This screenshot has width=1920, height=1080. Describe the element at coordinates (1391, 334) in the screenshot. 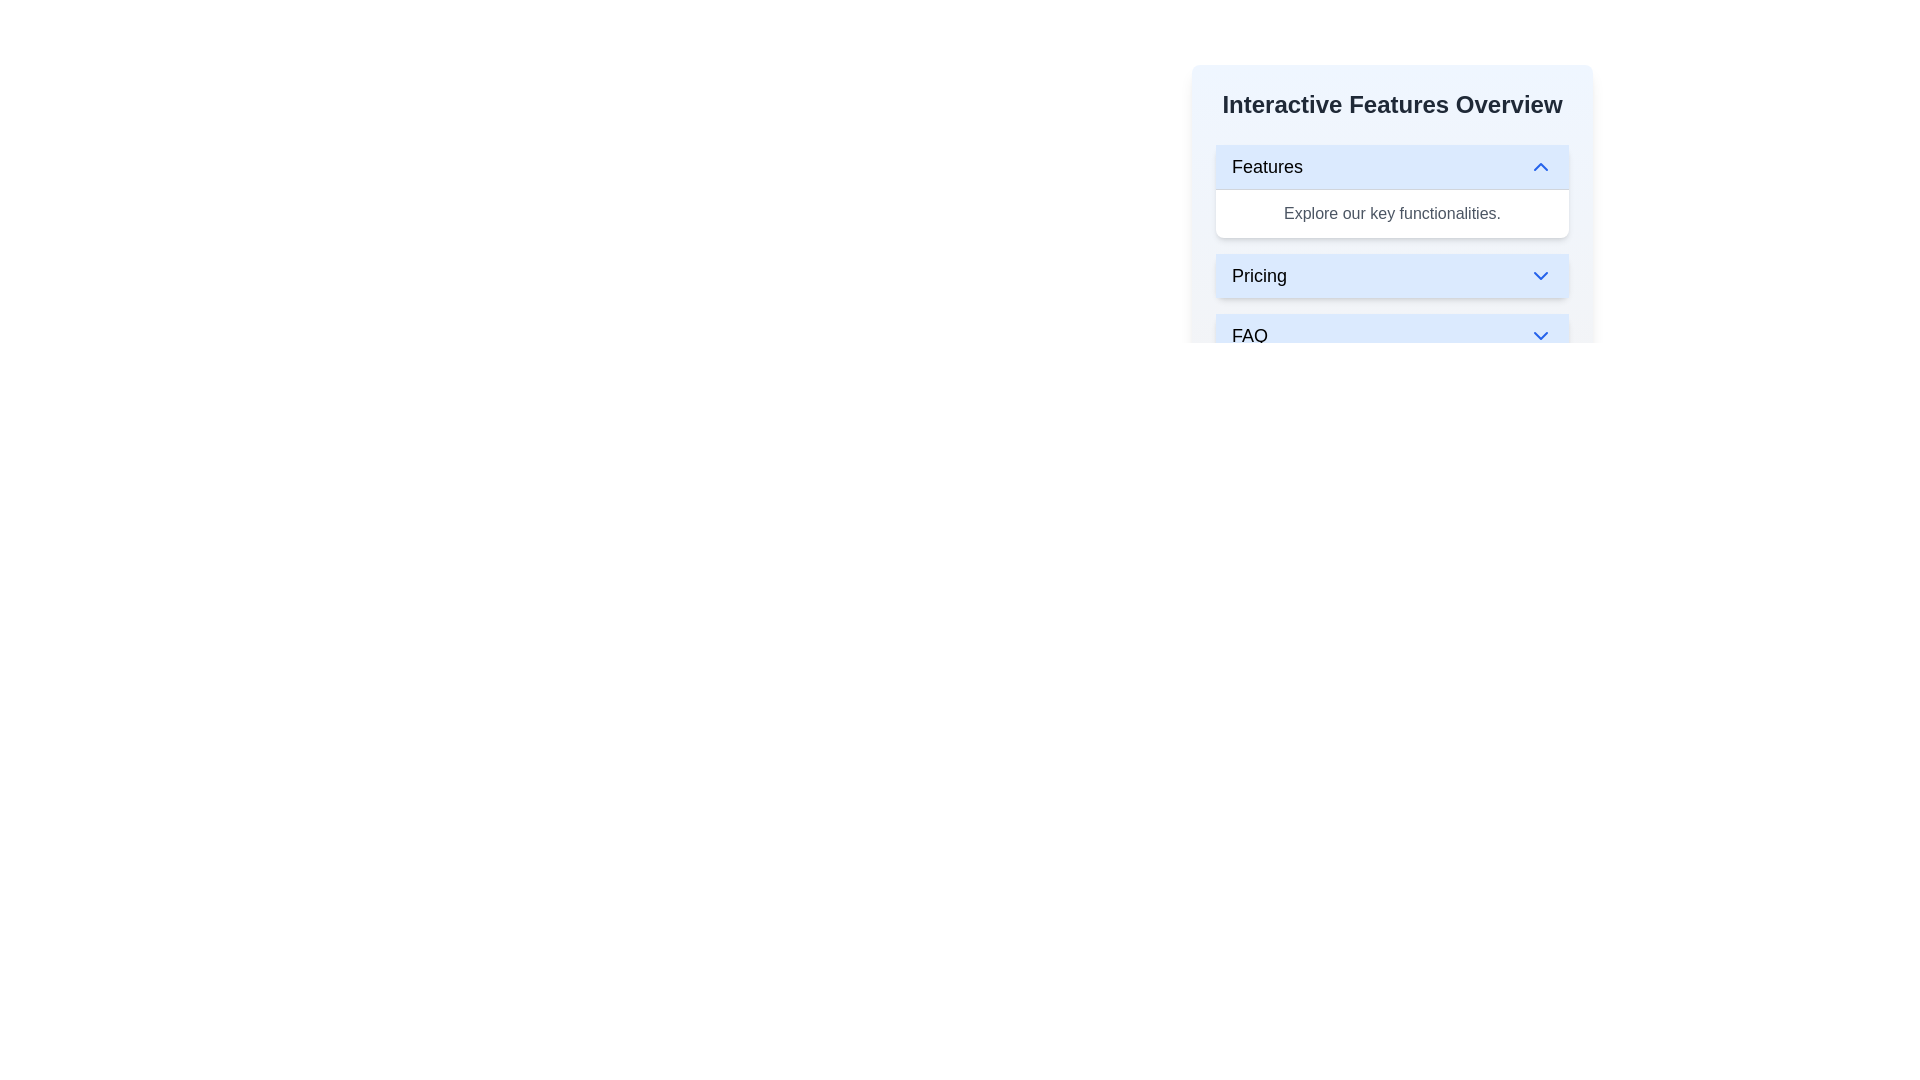

I see `the 'FAQ' button, which is the third item in a vertical stack of buttons styled with a white background and blue border` at that location.